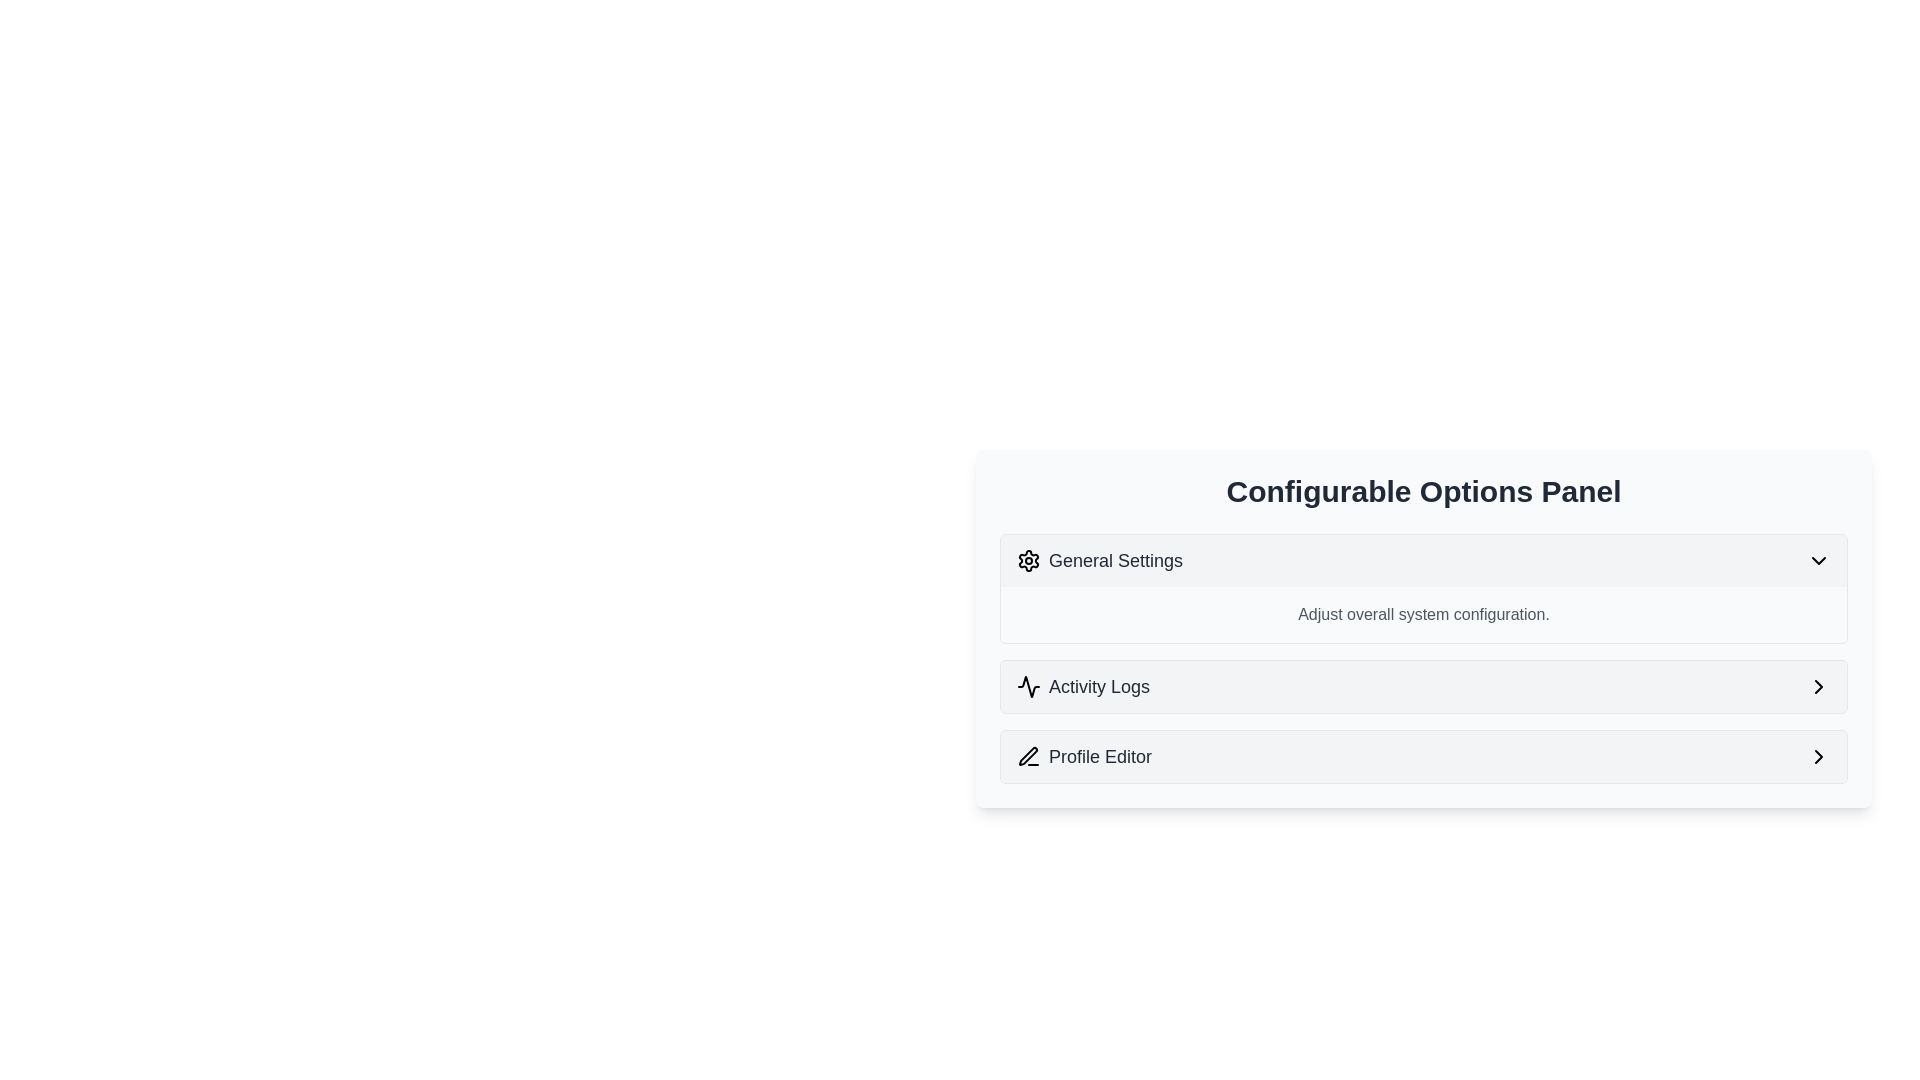 The image size is (1920, 1080). Describe the element at coordinates (1423, 756) in the screenshot. I see `the third Button-like list item in the Configurable Options Panel` at that location.